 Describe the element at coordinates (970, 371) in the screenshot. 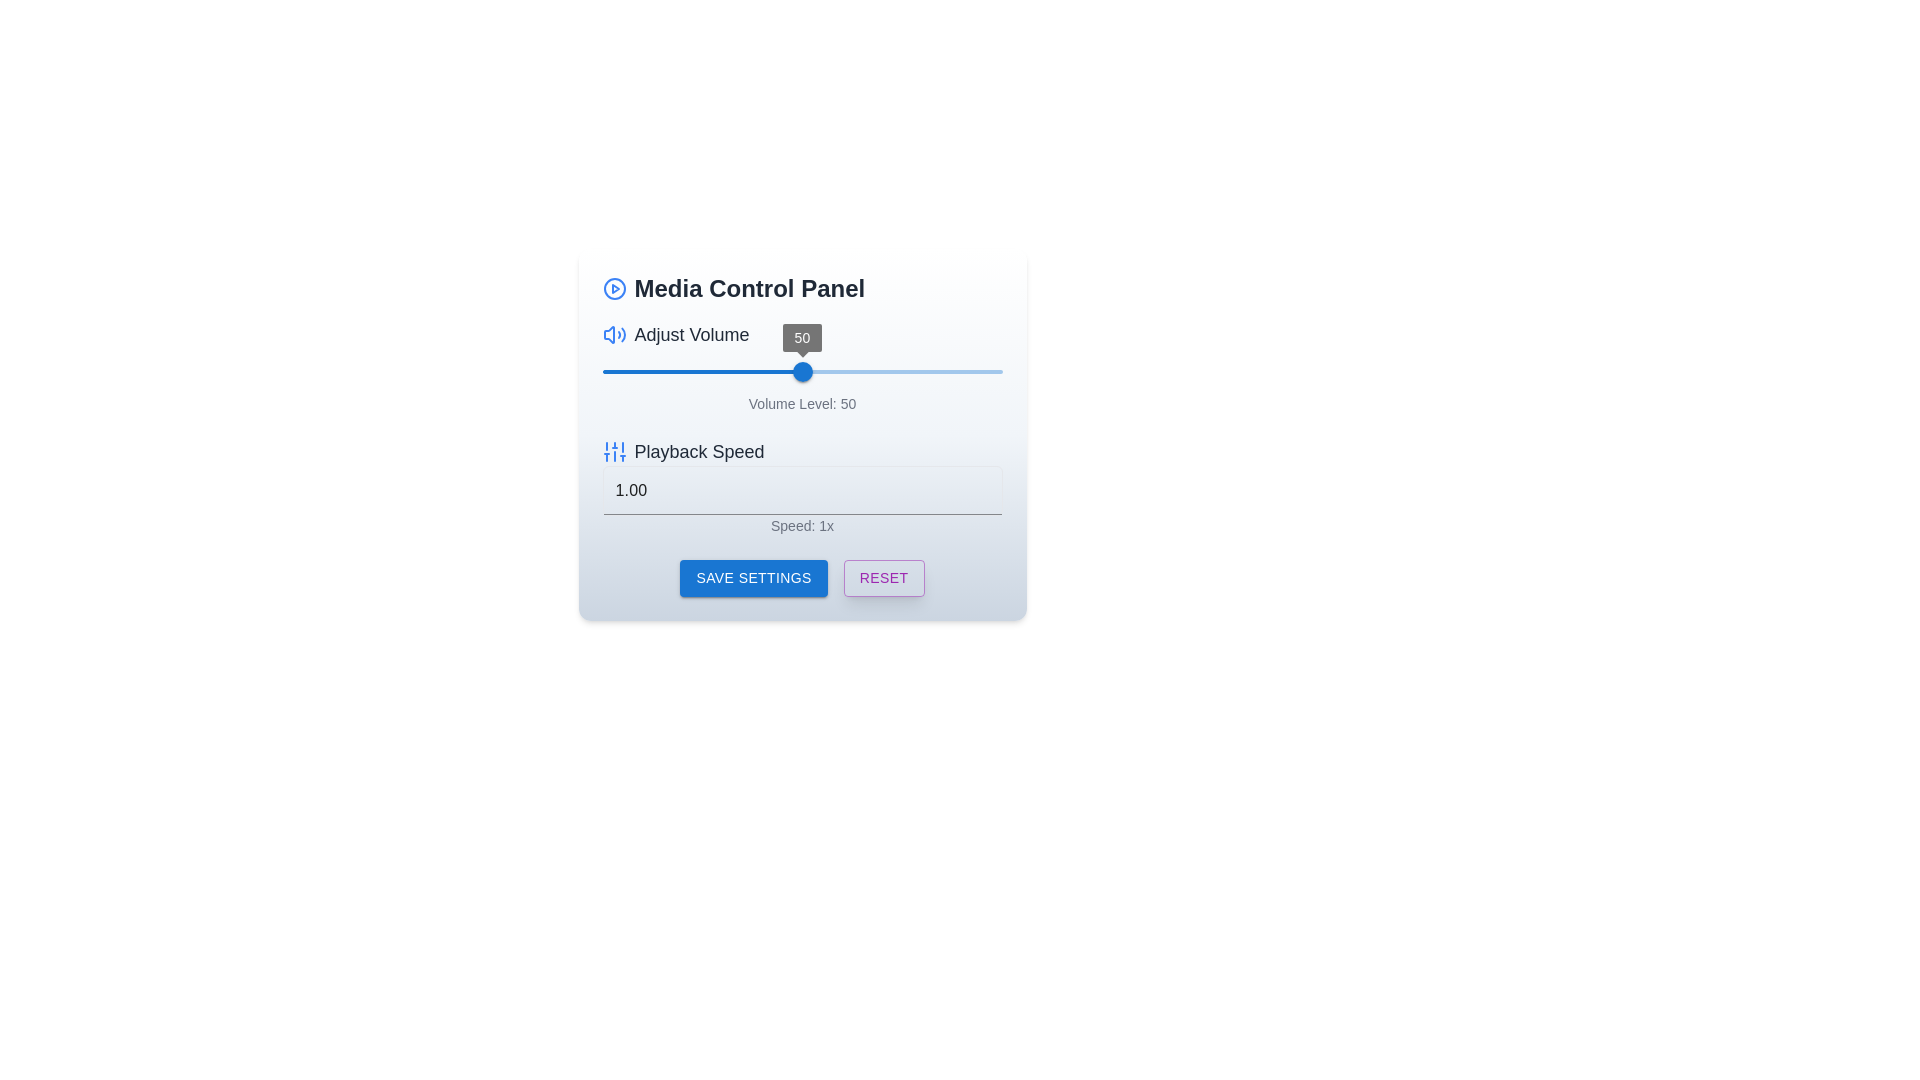

I see `volume` at that location.